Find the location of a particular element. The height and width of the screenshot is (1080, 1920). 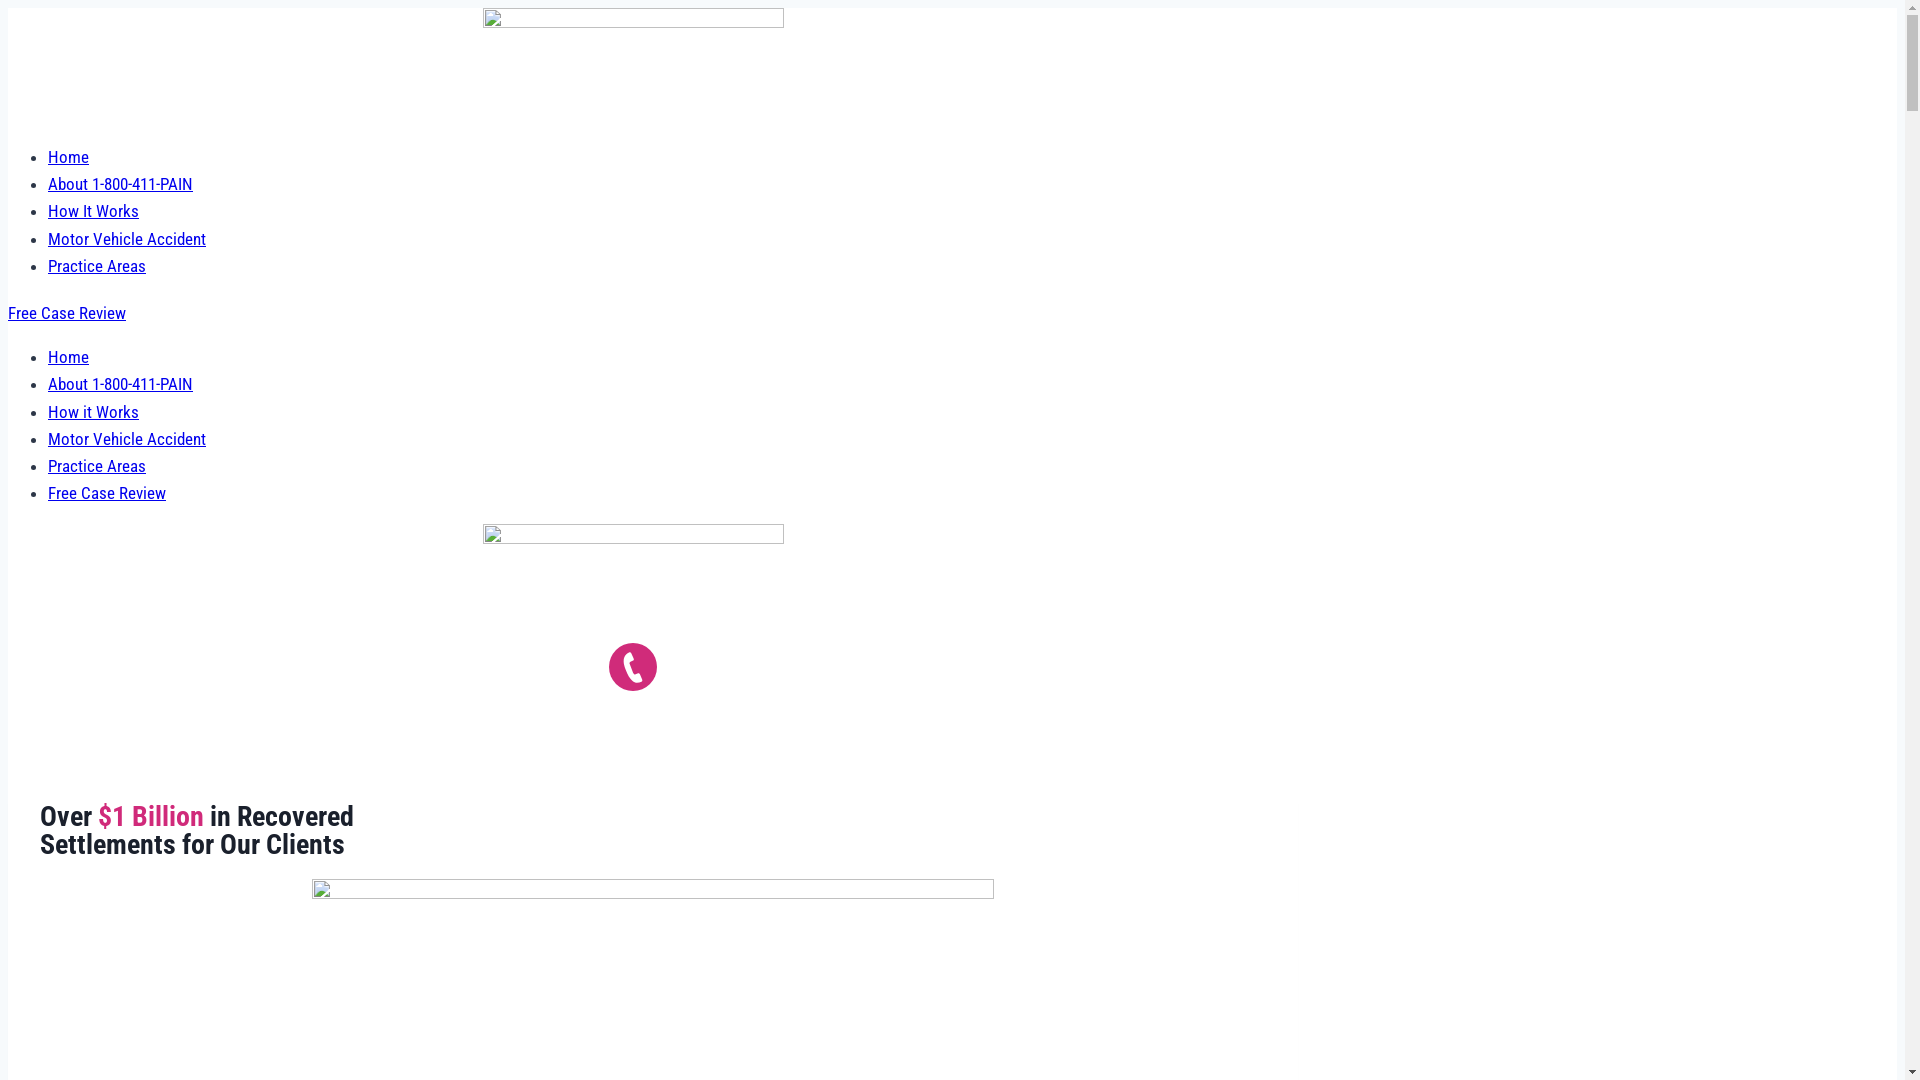

'About 1-800-411-PAIN' is located at coordinates (119, 384).